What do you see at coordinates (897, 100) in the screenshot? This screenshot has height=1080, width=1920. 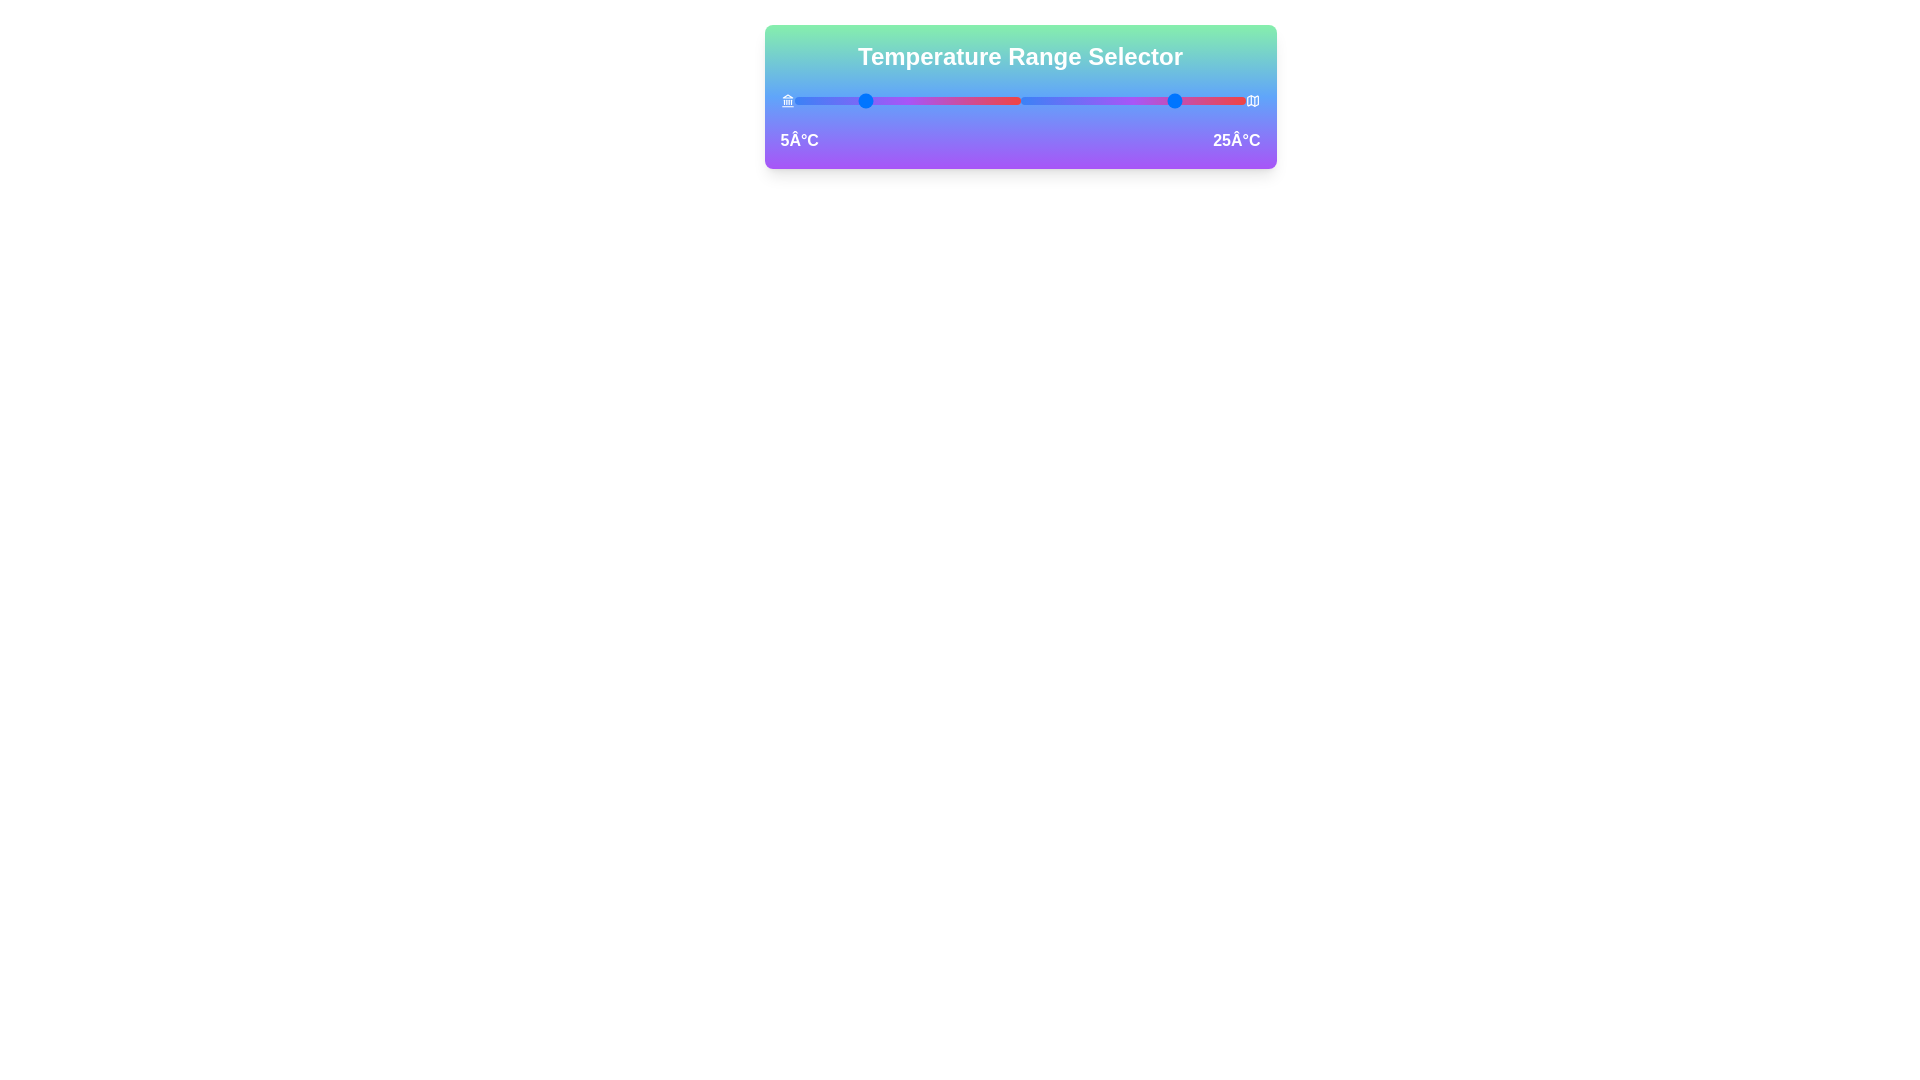 I see `the left temperature slider to 13°C` at bounding box center [897, 100].